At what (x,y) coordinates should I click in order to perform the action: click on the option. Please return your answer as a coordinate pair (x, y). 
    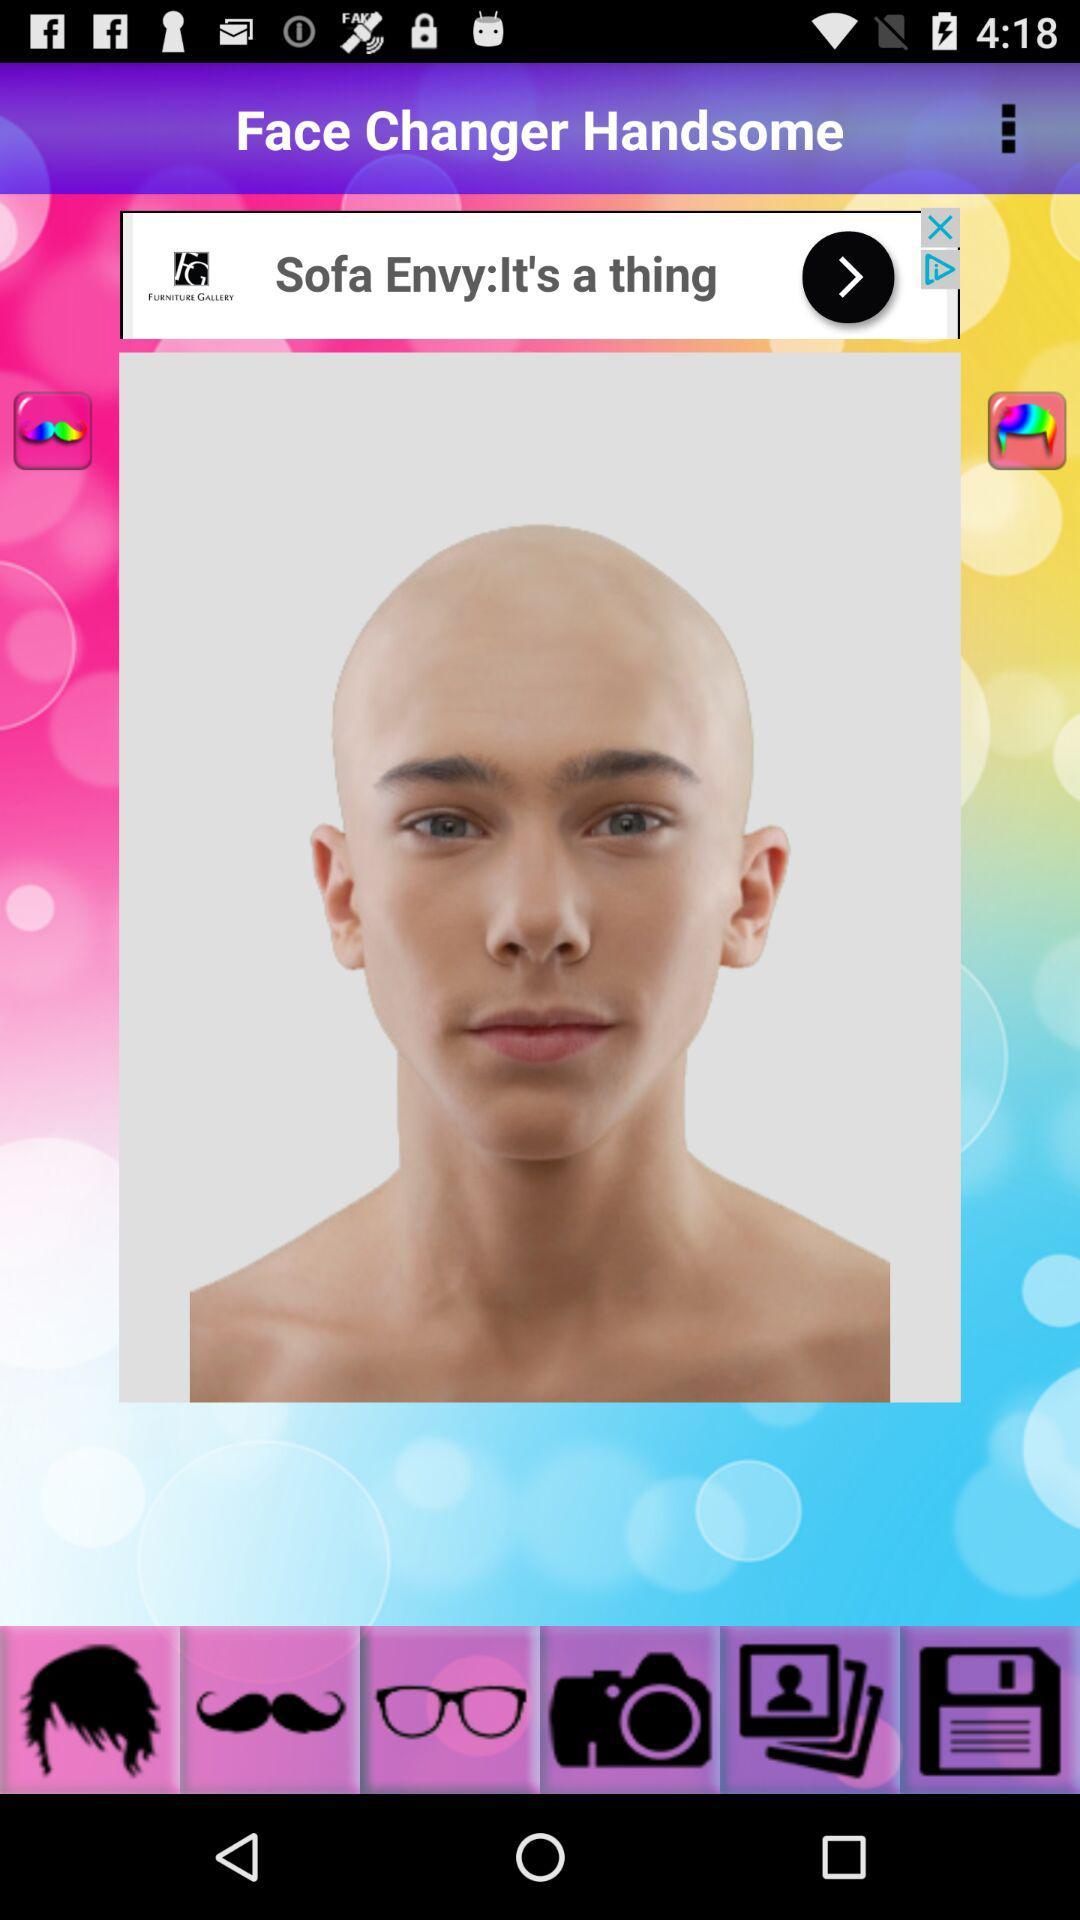
    Looking at the image, I should click on (810, 1708).